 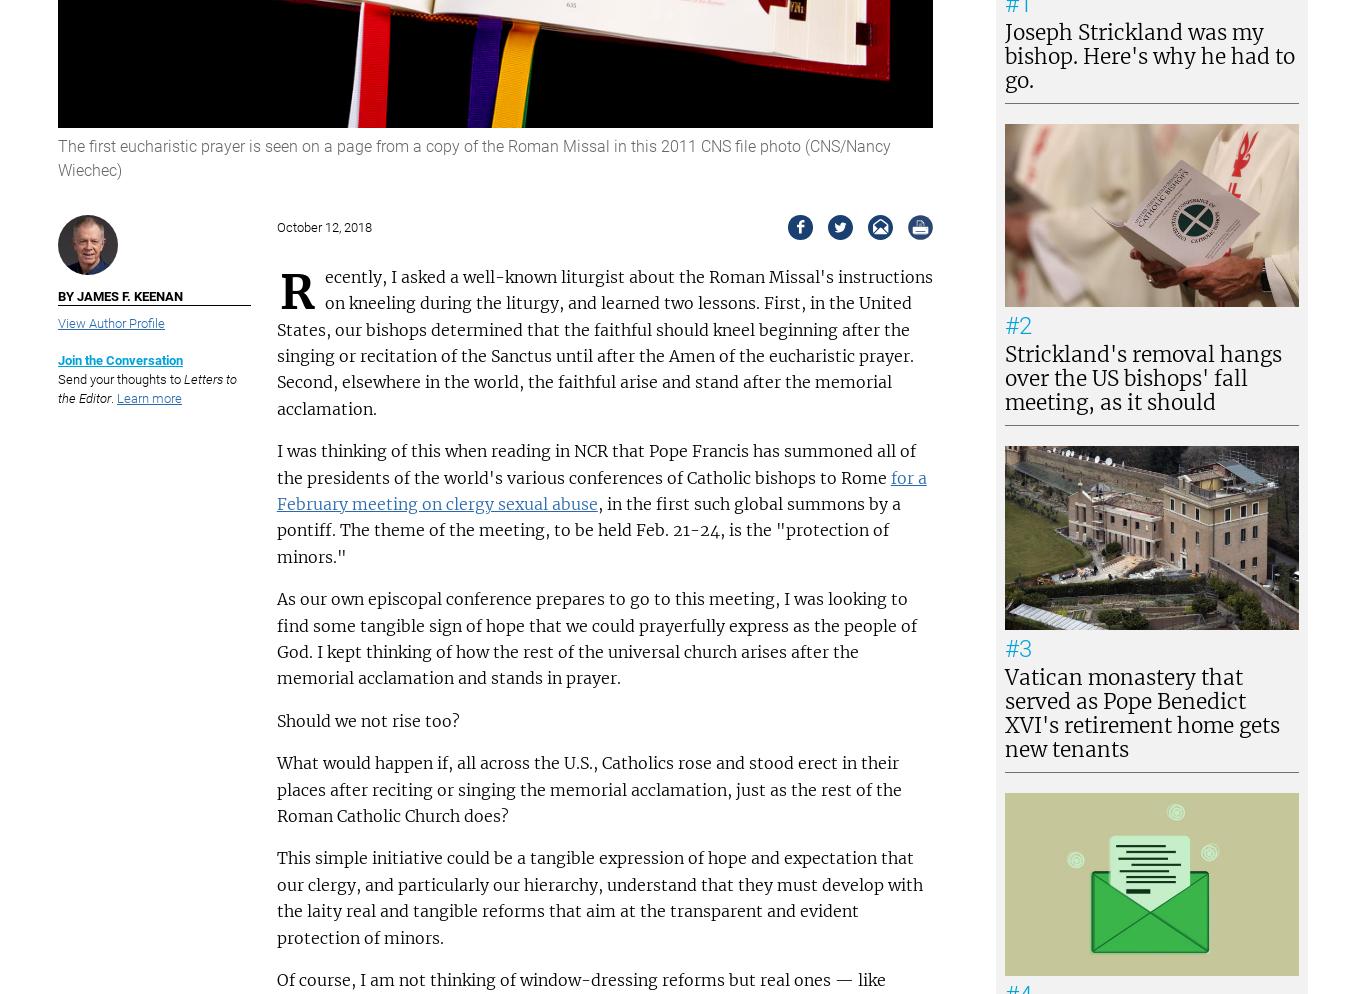 I want to click on 'This simple initiative could be a tangible expression of hope and expectation that our clergy, and particularly our hierarchy, understand that they must develop with the laity real and tangible reforms that aim at the transparent and evident protection of minors.', so click(x=597, y=896).